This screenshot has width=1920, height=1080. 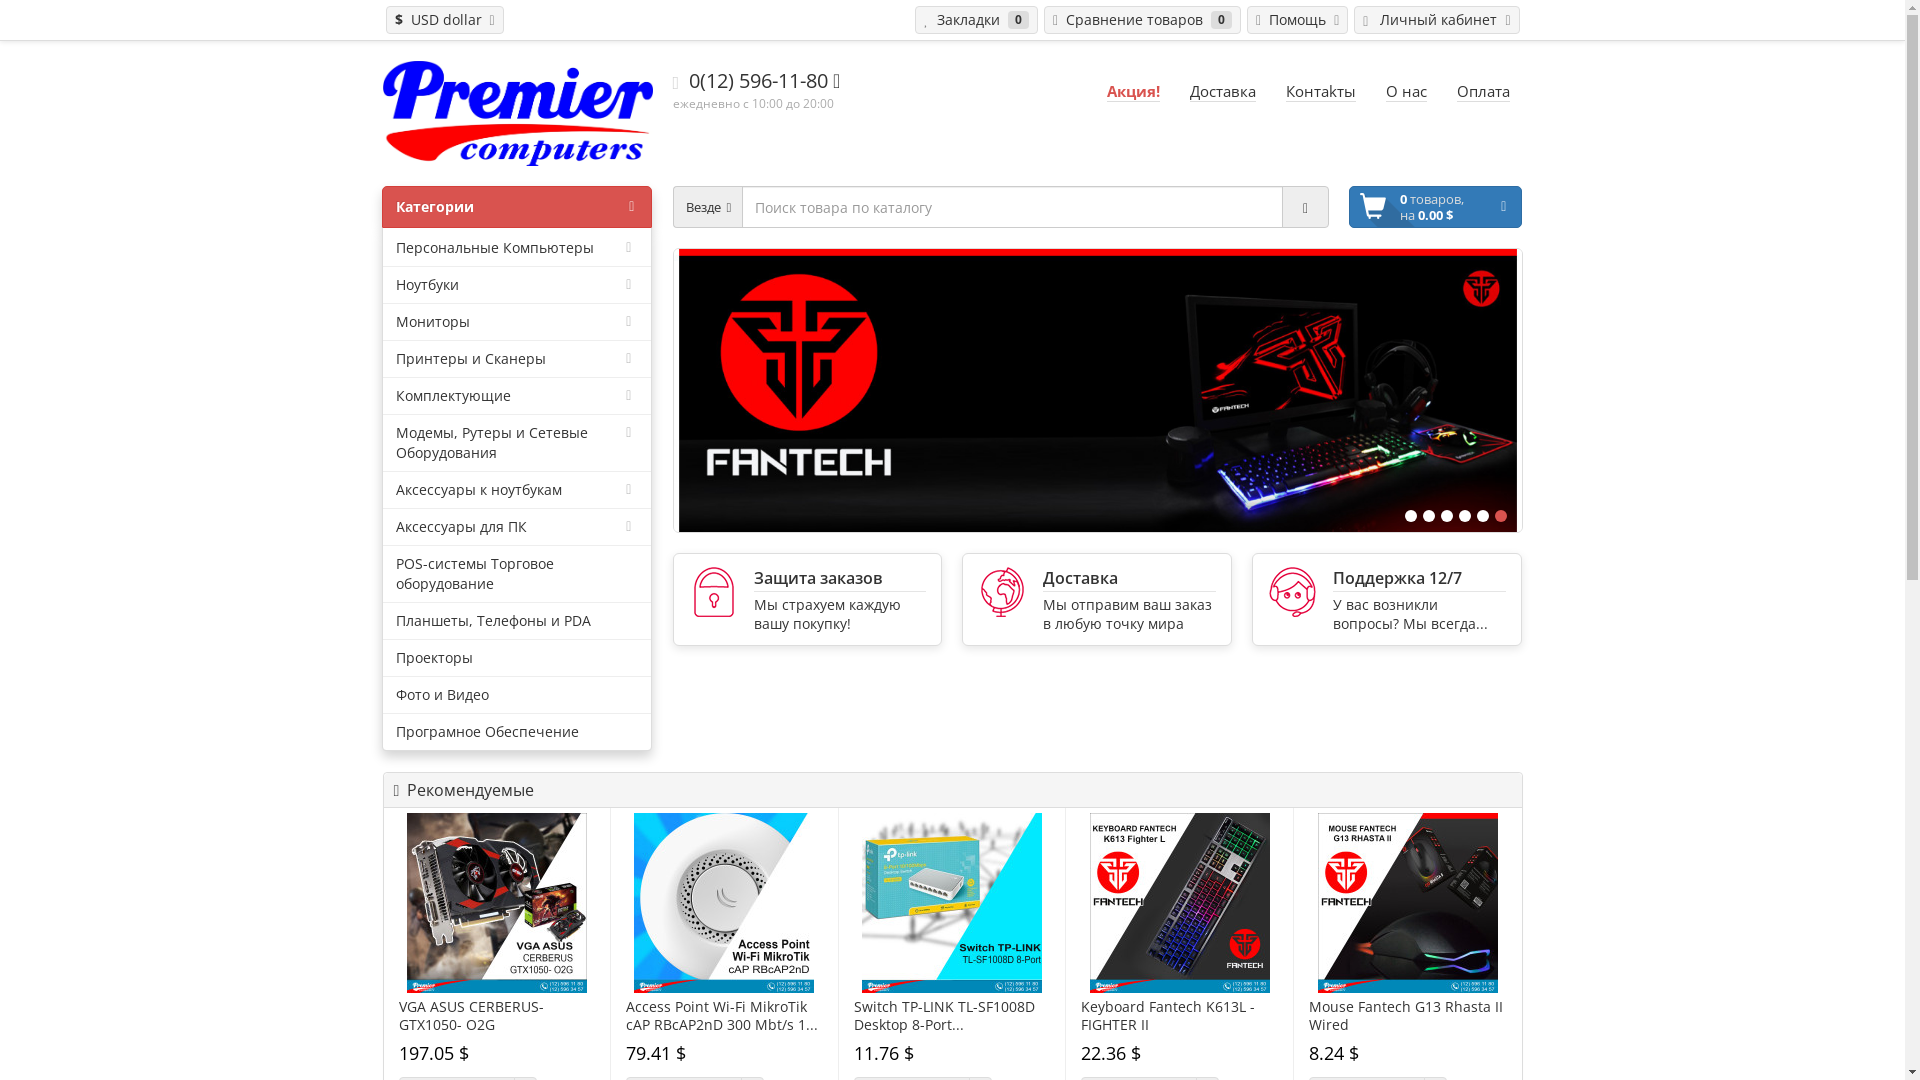 I want to click on 'Access Point Wi-Fi MikroTik cAP RBcAP2nD 300 Mbt/s 1...', so click(x=723, y=1015).